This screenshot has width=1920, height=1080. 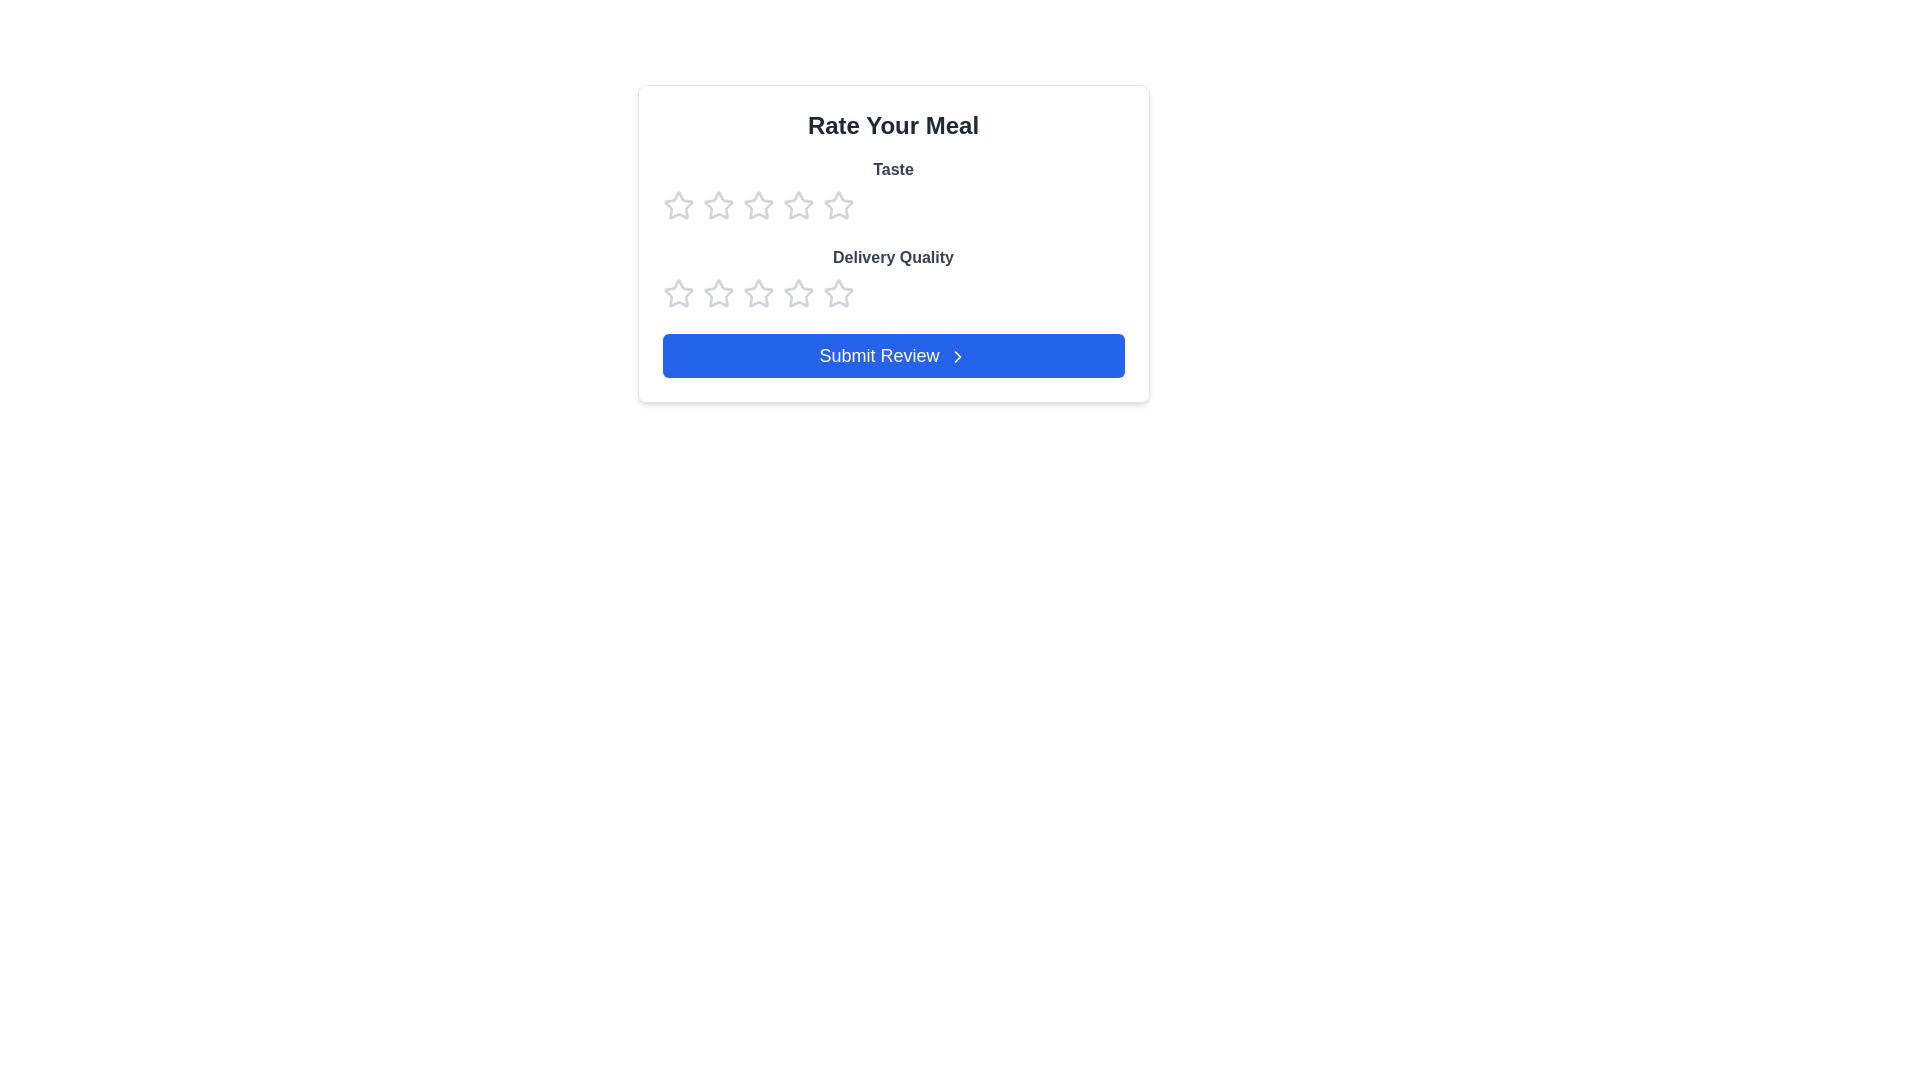 I want to click on the star icons in the 'Rate Your Meal' section to provide ratings for 'Taste' and 'Delivery Quality', so click(x=892, y=242).